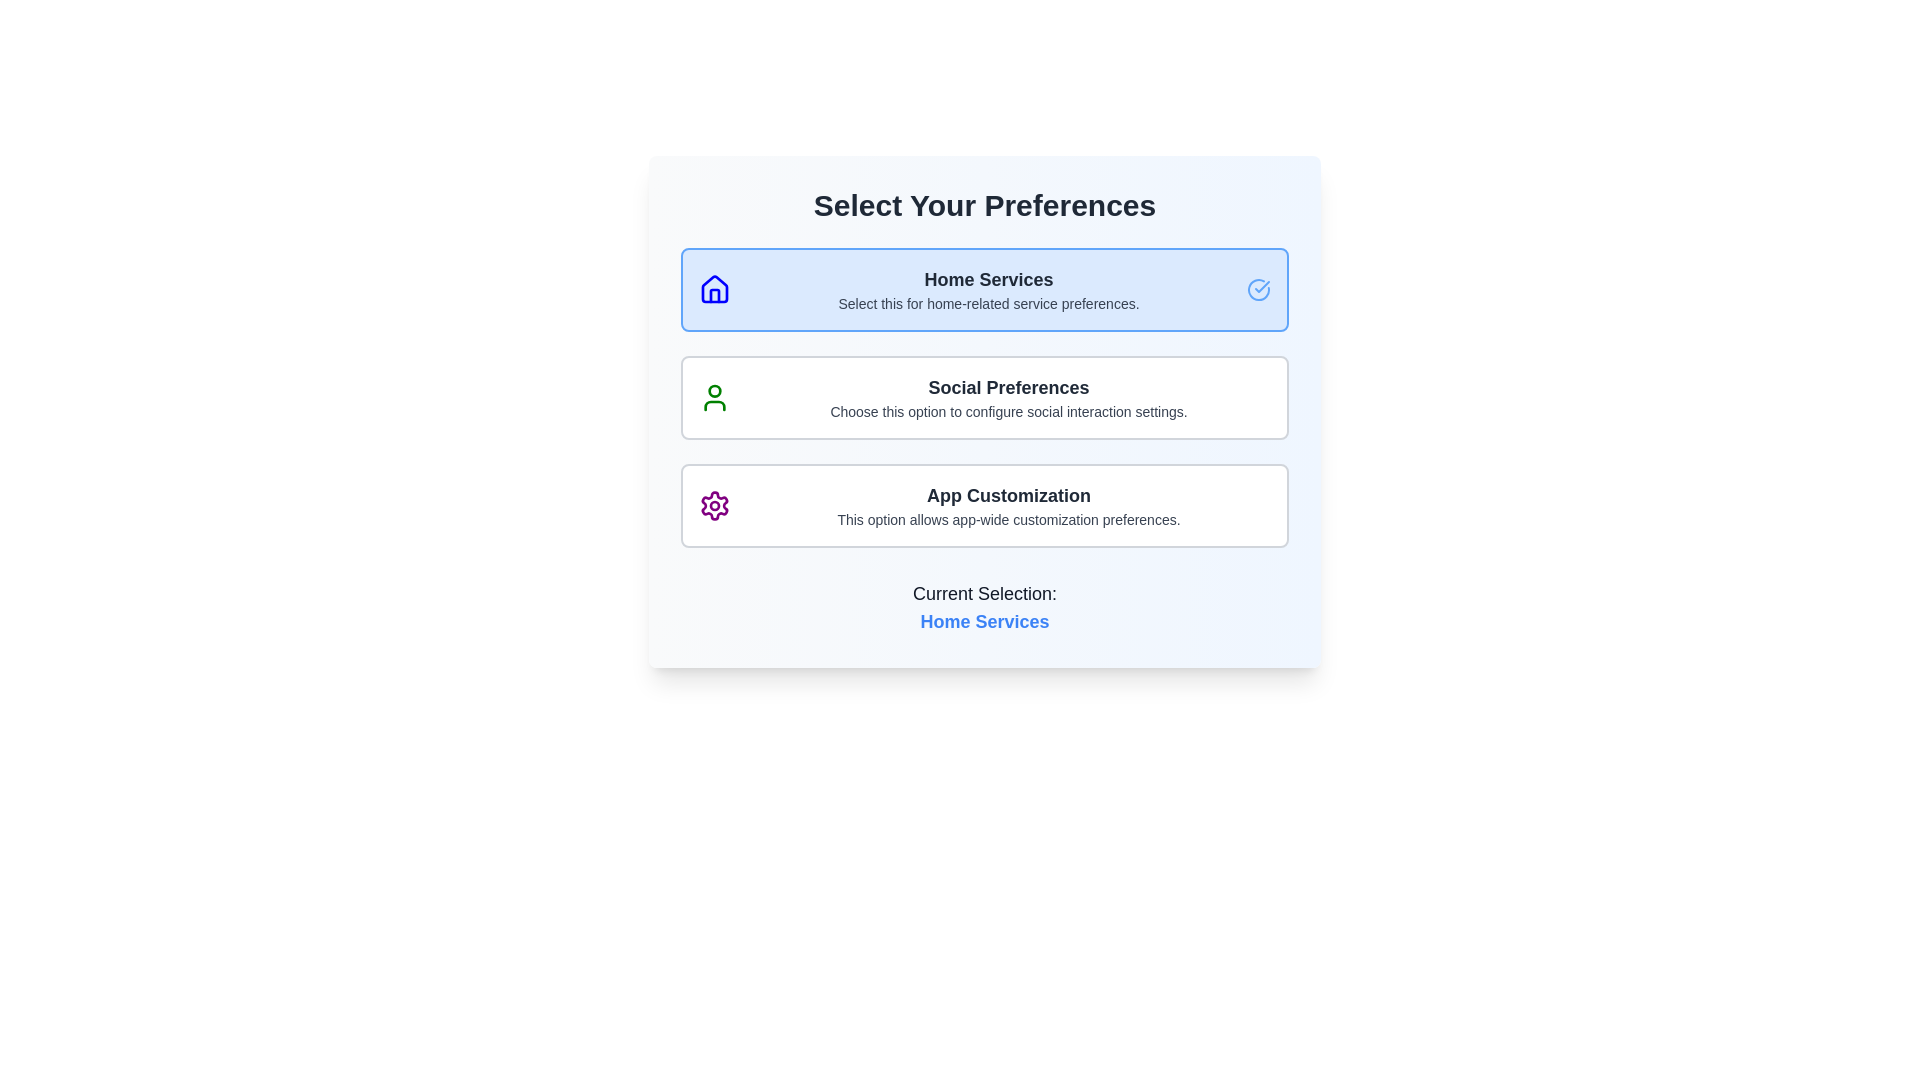 The height and width of the screenshot is (1080, 1920). I want to click on the bold and centered heading labeled 'Select Your Preferences', which is prominently displayed at the top of a rounded panel, so click(984, 205).